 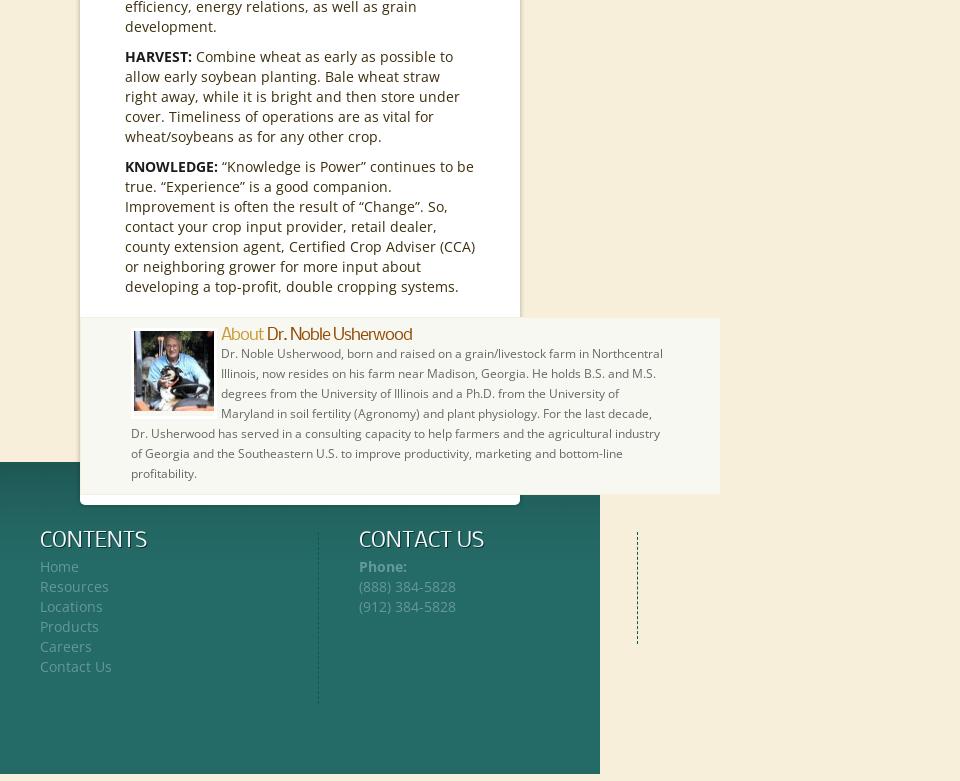 I want to click on 'Home', so click(x=58, y=566).